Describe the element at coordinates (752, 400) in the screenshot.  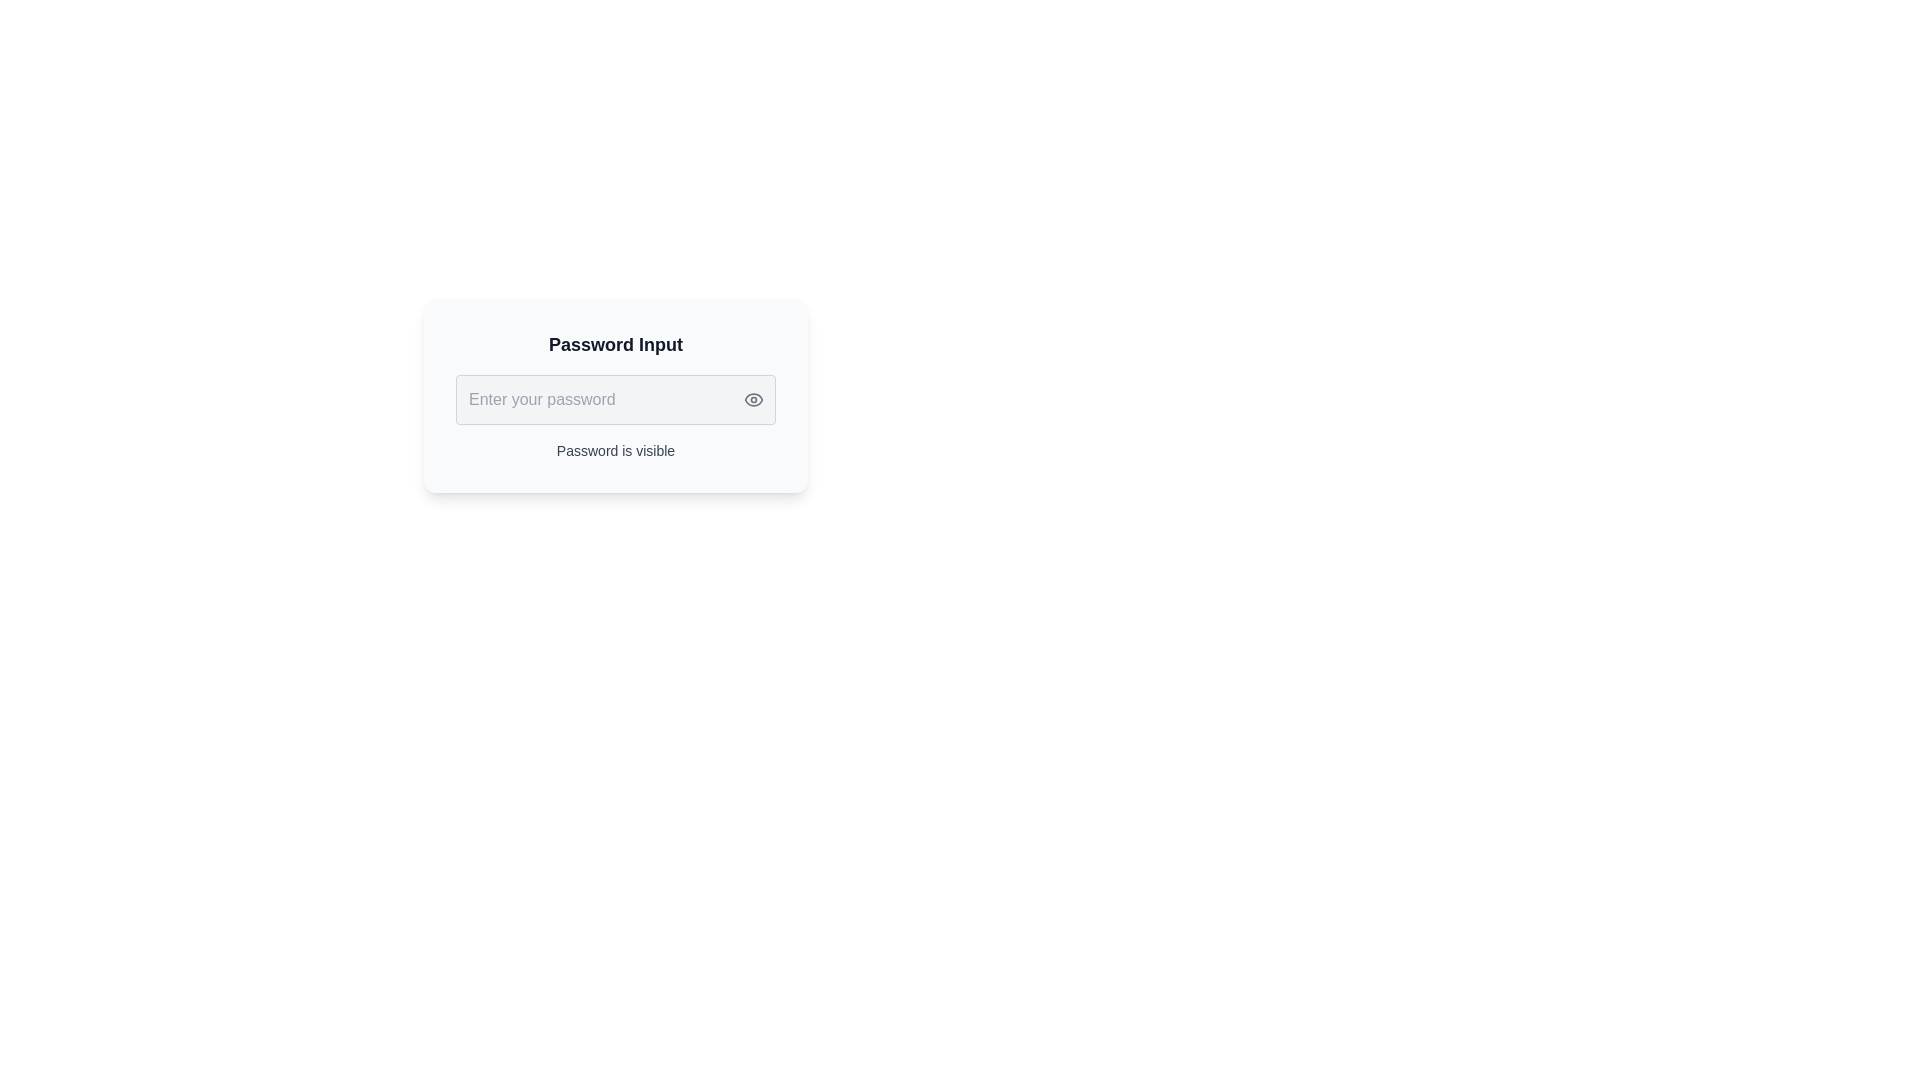
I see `the eye-shaped icon within the button located on the right end of the password input field to observe any visual changes` at that location.